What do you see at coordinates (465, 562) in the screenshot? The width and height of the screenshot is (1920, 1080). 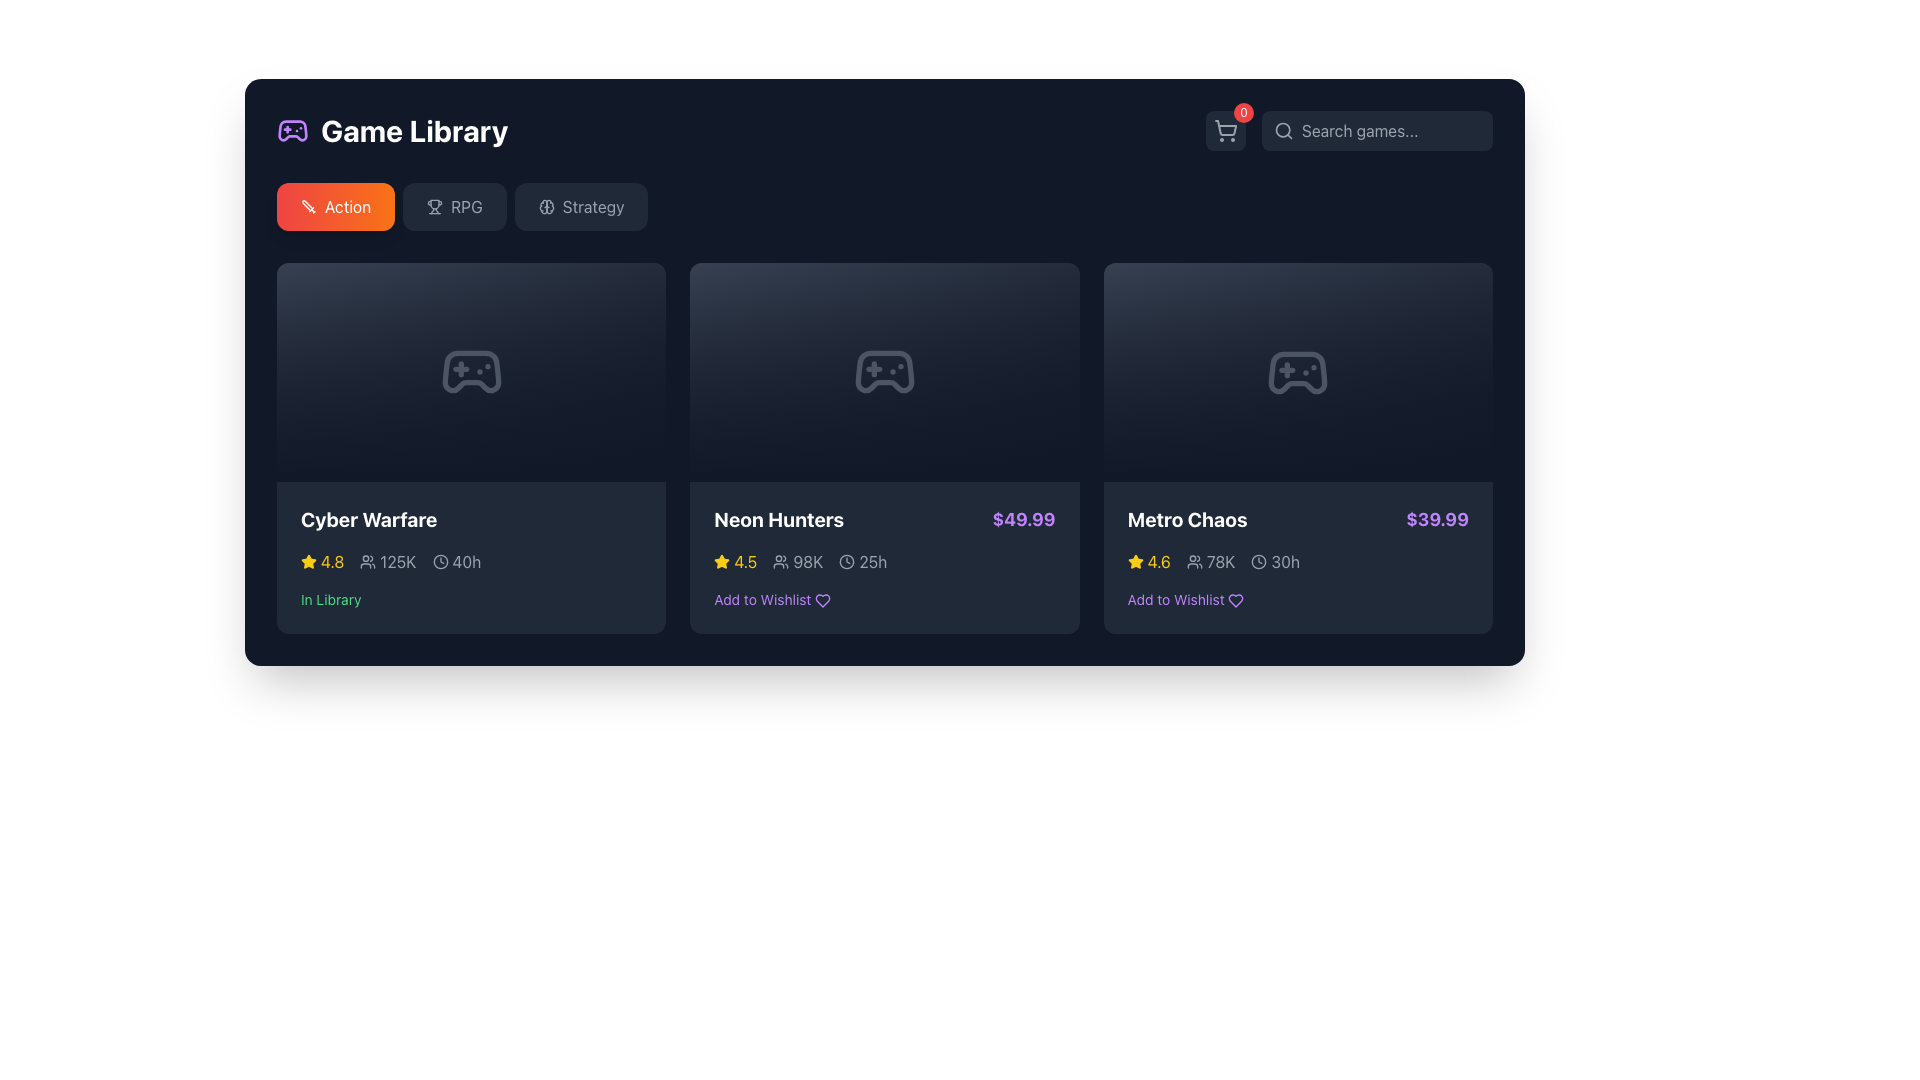 I see `the information displayed in the Text Label indicating the approximate duration of gameplay, located in the first game card to the right of the clock icon and below the numerical rating and user count` at bounding box center [465, 562].